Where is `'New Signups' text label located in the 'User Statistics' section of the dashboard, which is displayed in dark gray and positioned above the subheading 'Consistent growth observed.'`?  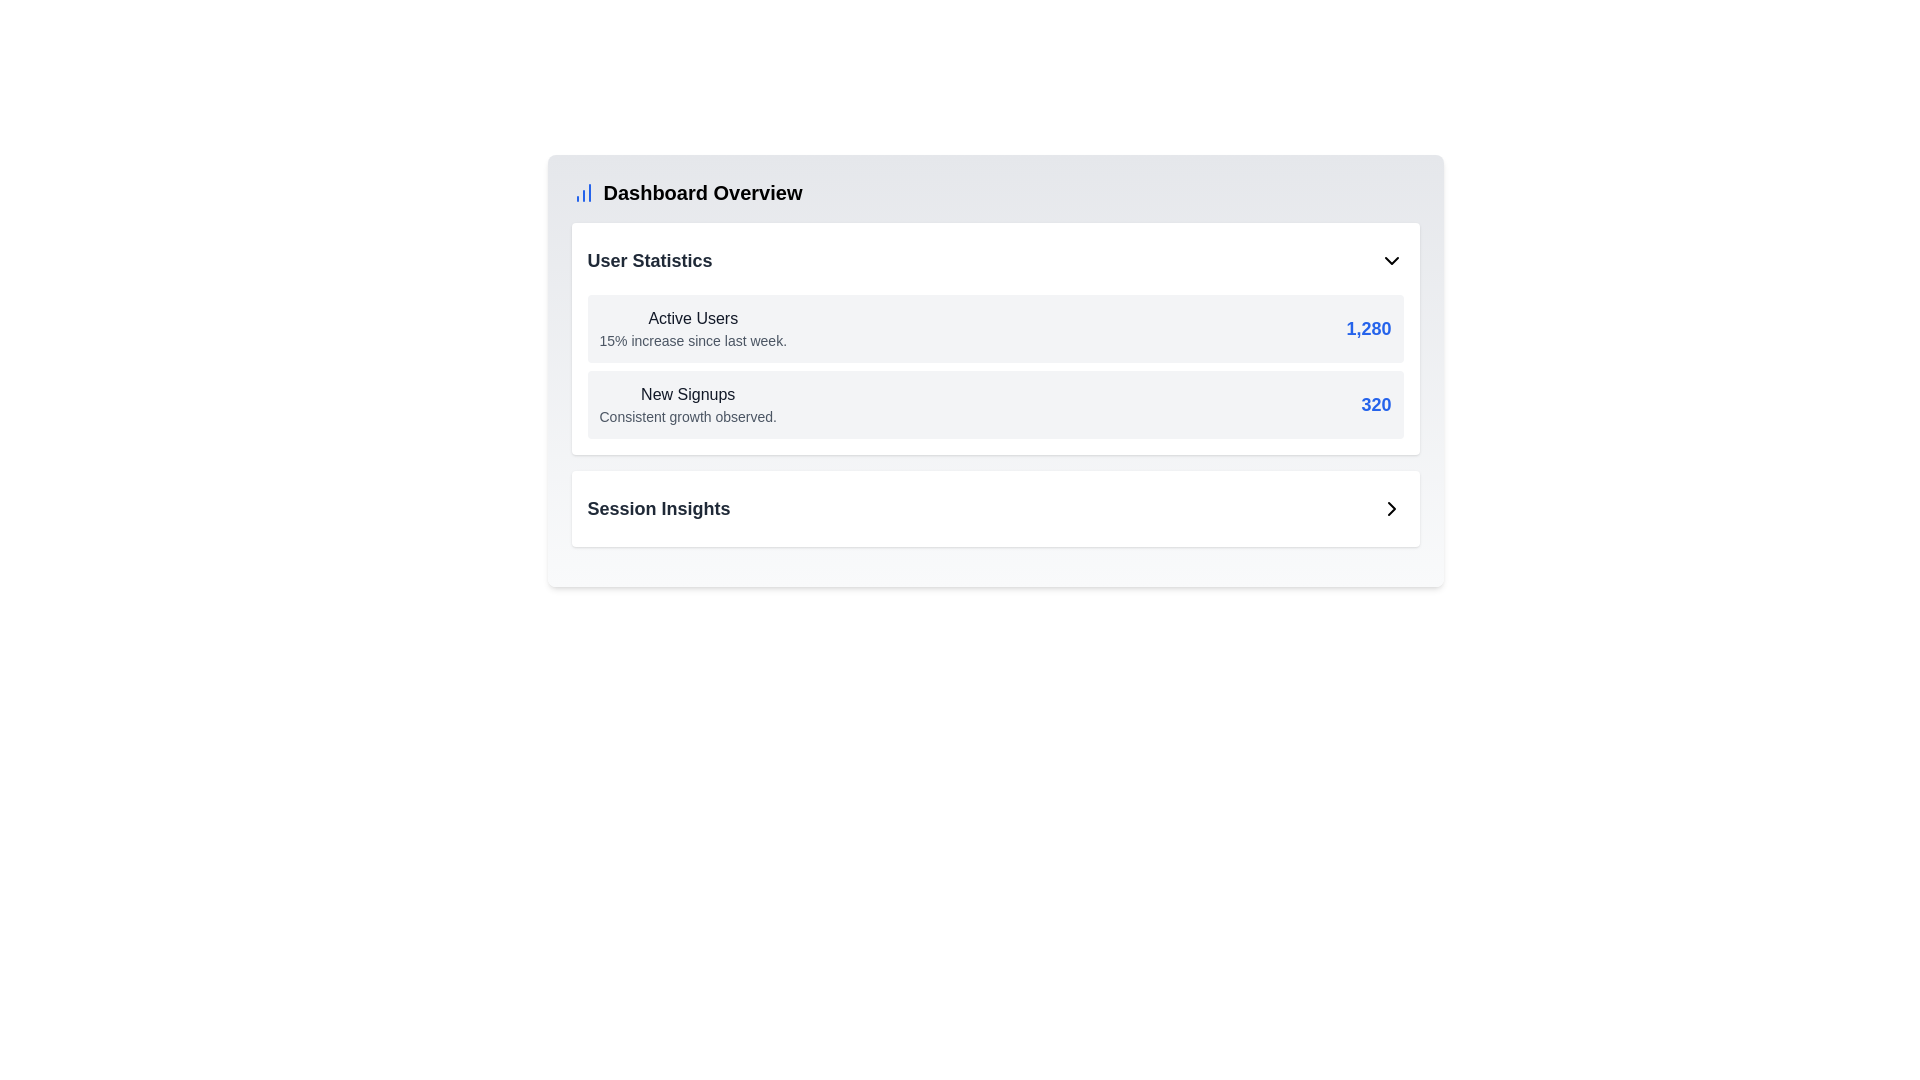
'New Signups' text label located in the 'User Statistics' section of the dashboard, which is displayed in dark gray and positioned above the subheading 'Consistent growth observed.' is located at coordinates (688, 394).